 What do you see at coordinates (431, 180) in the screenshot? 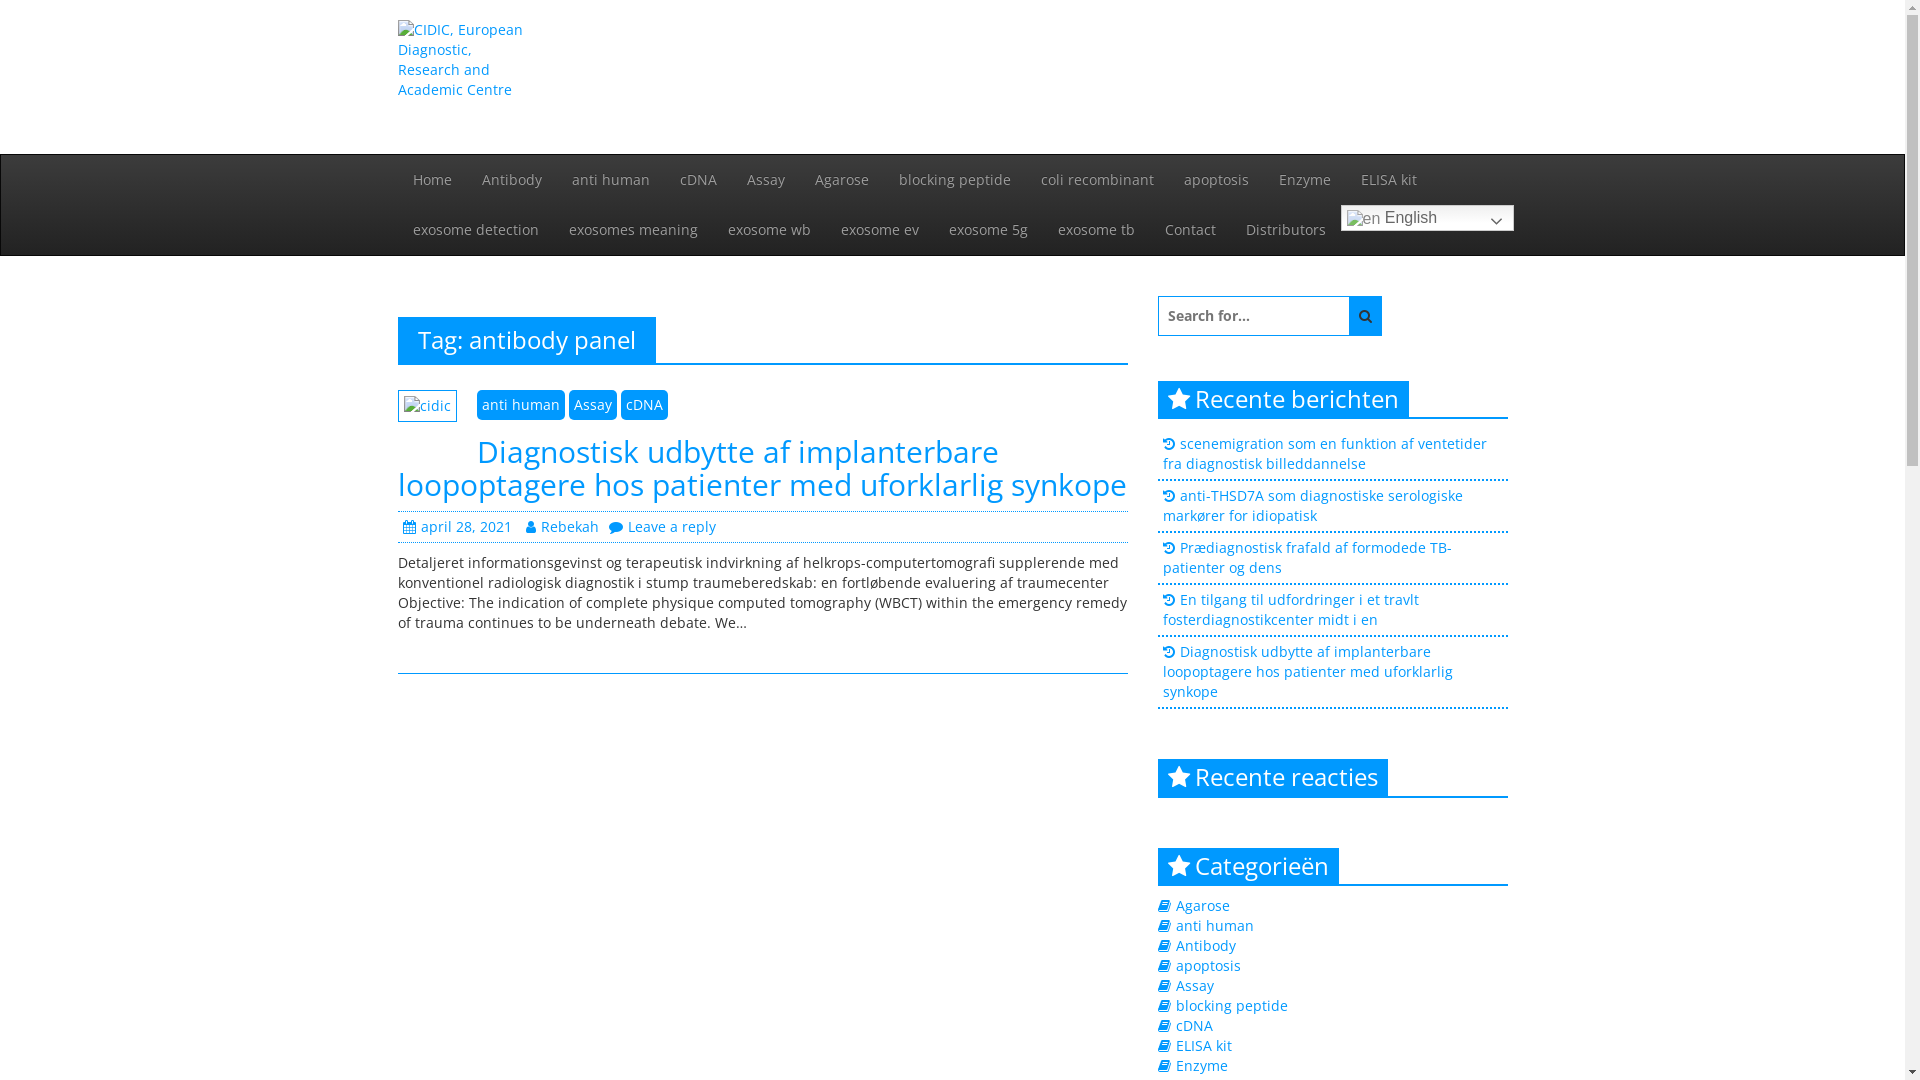
I see `'Home'` at bounding box center [431, 180].